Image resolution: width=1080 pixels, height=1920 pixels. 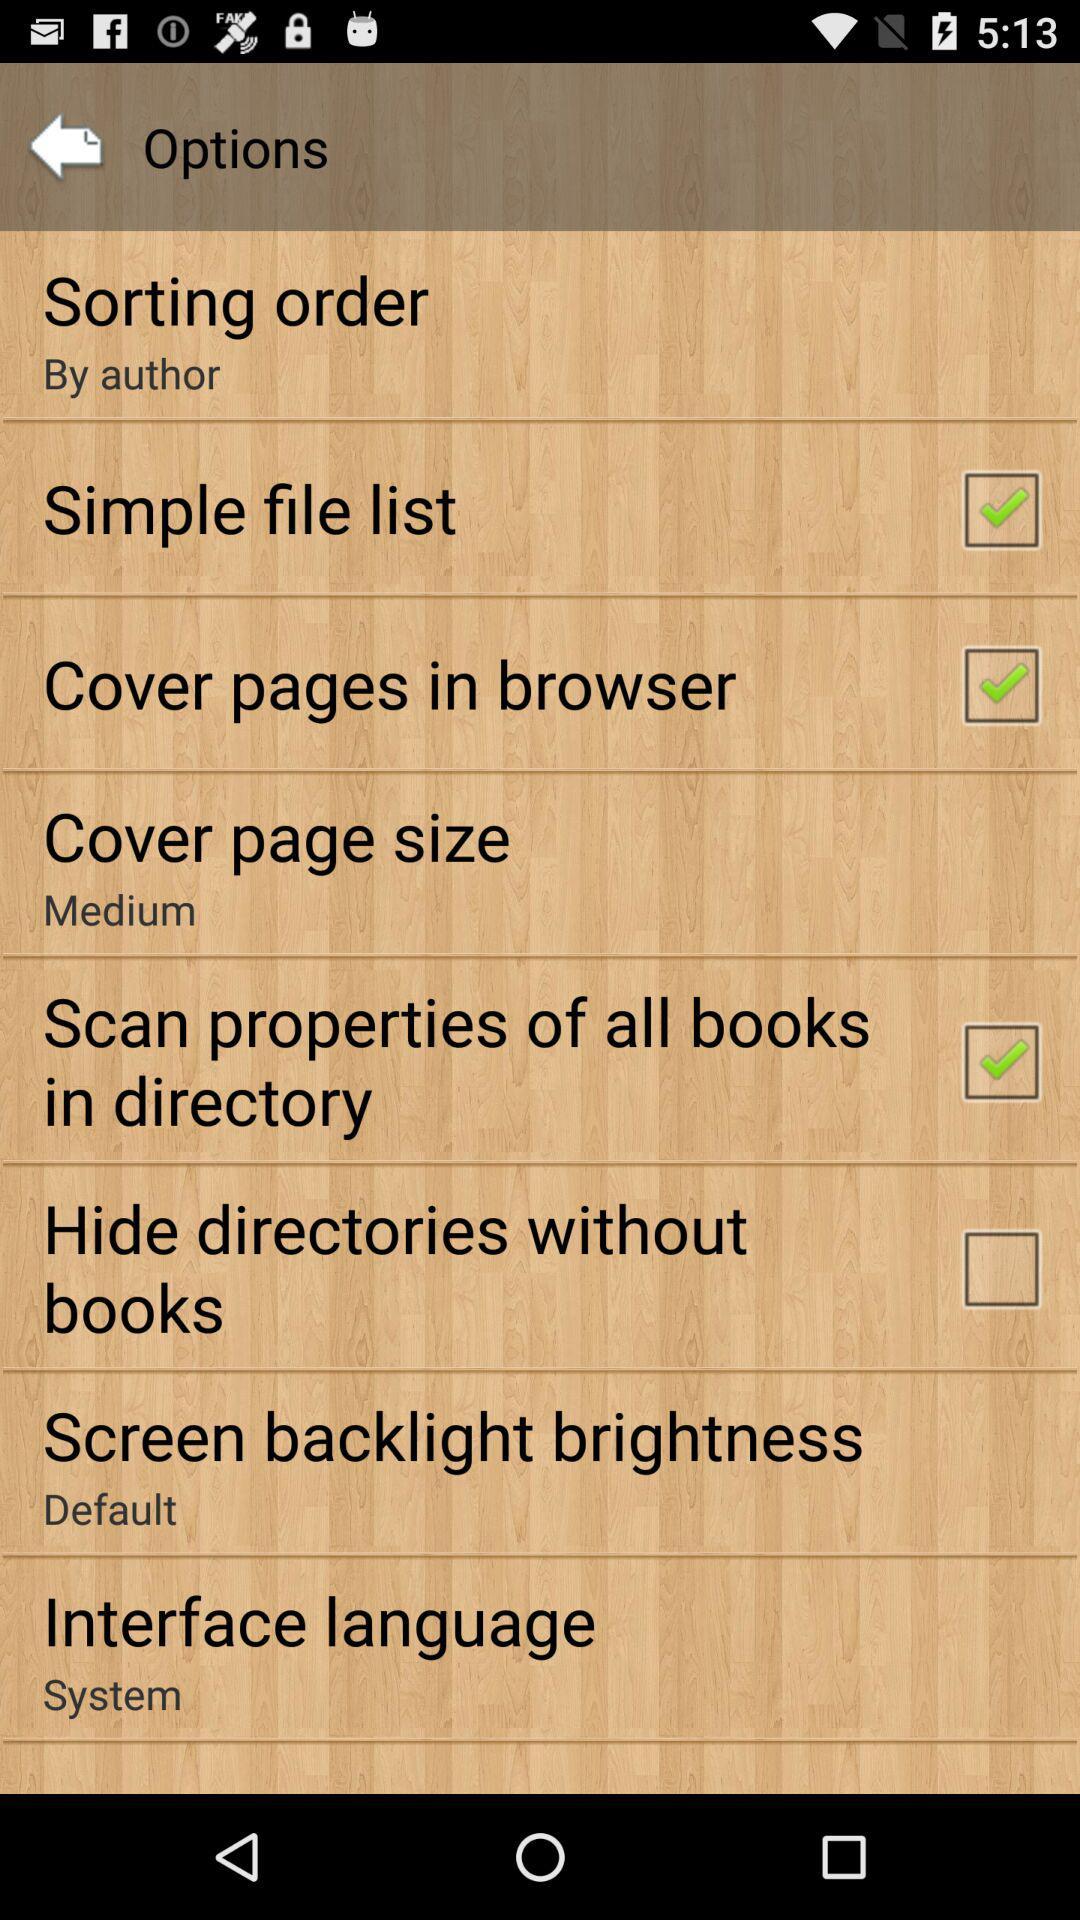 What do you see at coordinates (64, 156) in the screenshot?
I see `the arrow_backward icon` at bounding box center [64, 156].